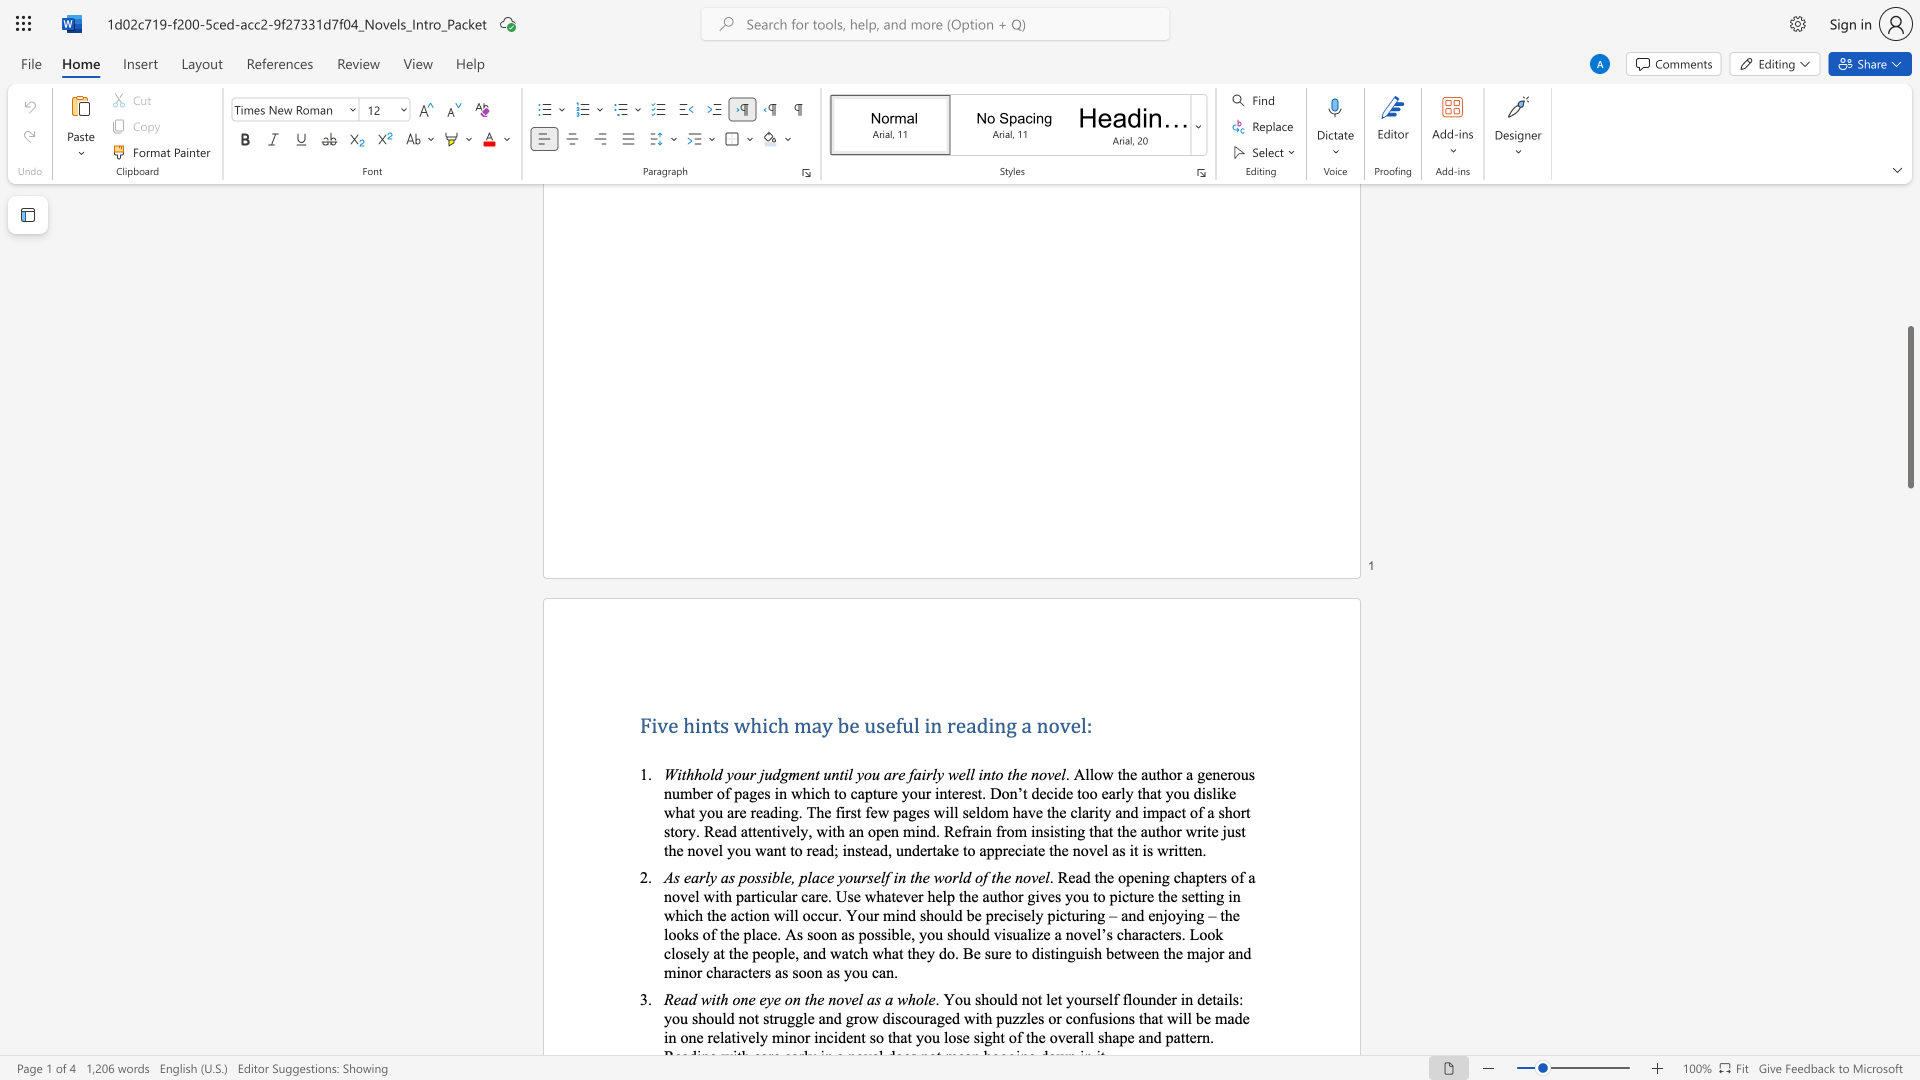 Image resolution: width=1920 pixels, height=1080 pixels. Describe the element at coordinates (1909, 406) in the screenshot. I see `the scrollbar and move up 240 pixels` at that location.